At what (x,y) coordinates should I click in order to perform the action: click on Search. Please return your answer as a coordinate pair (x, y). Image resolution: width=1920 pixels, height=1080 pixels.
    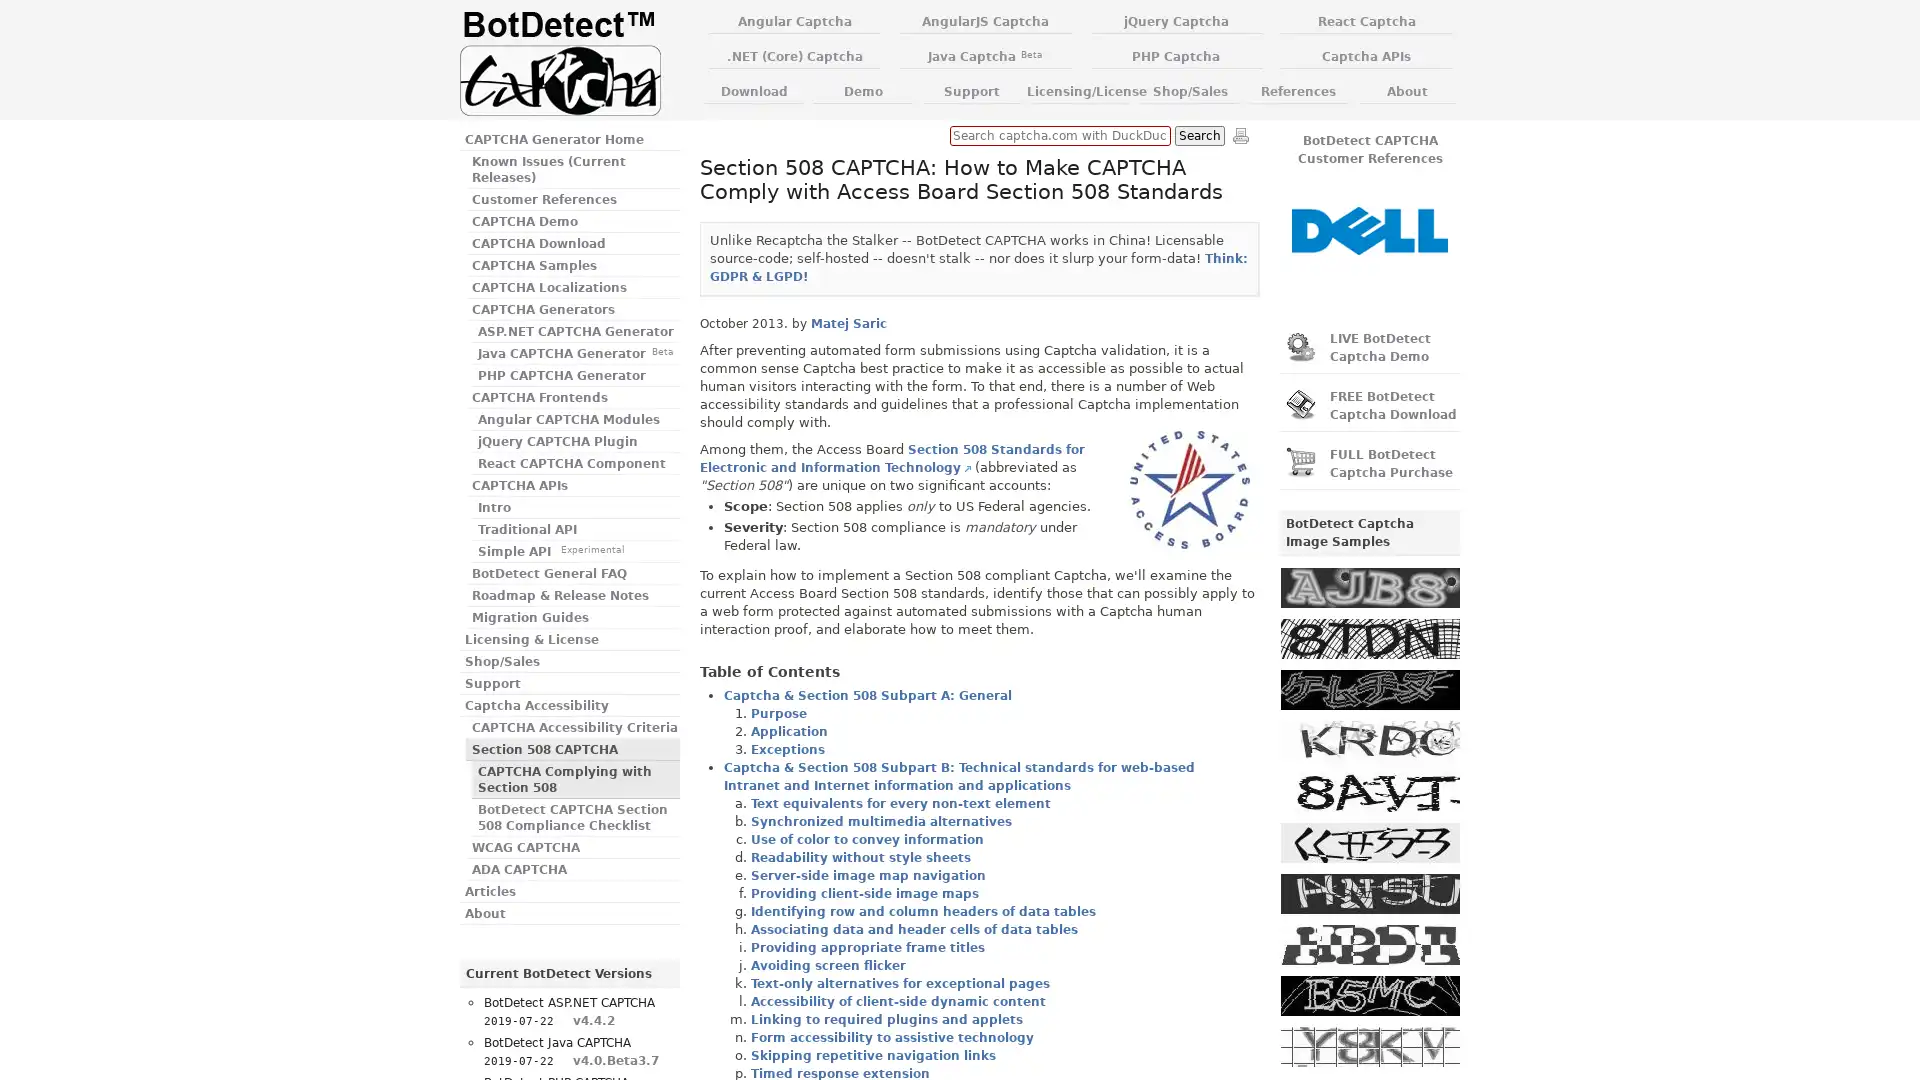
    Looking at the image, I should click on (1200, 135).